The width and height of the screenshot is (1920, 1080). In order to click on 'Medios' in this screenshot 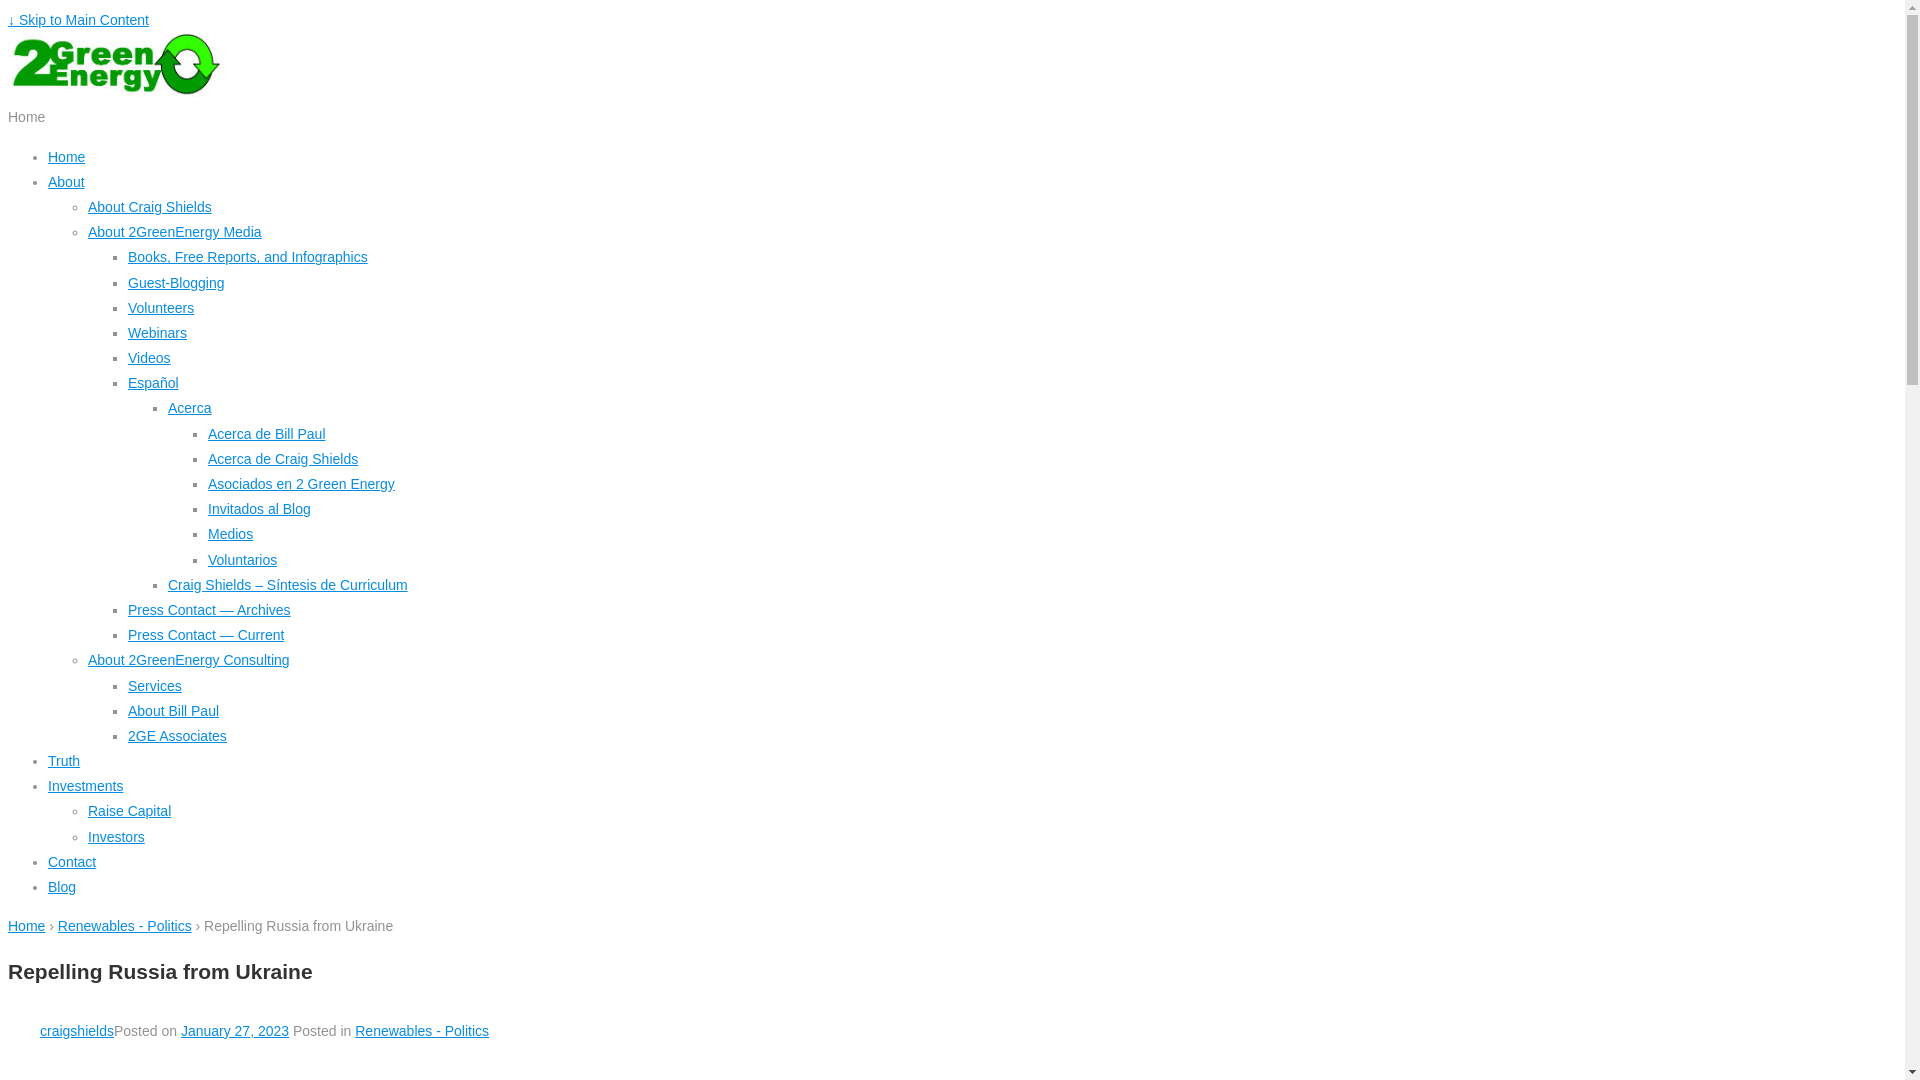, I will do `click(230, 532)`.